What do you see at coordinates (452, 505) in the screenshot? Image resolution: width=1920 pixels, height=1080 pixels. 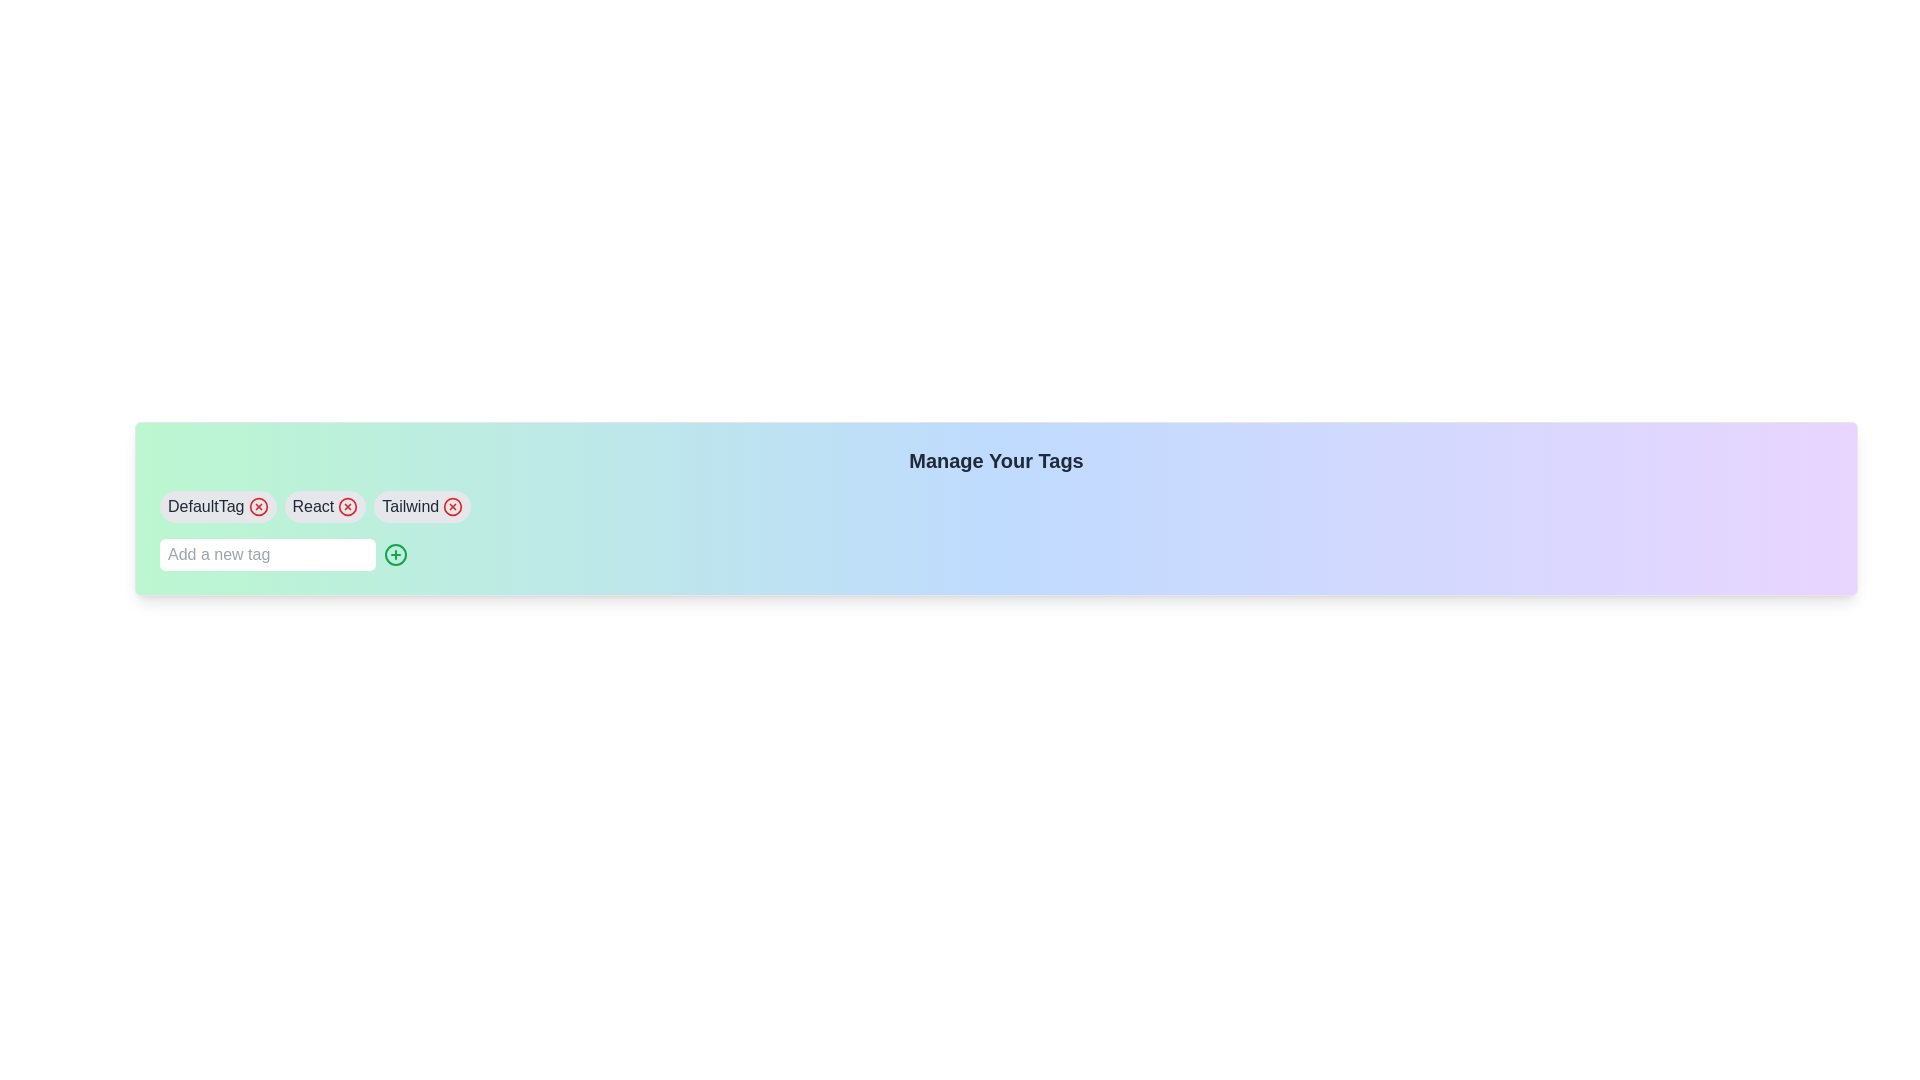 I see `the circular decorative shape within the 'X' tag deletion icon in the 'Tailwind' tags list section` at bounding box center [452, 505].